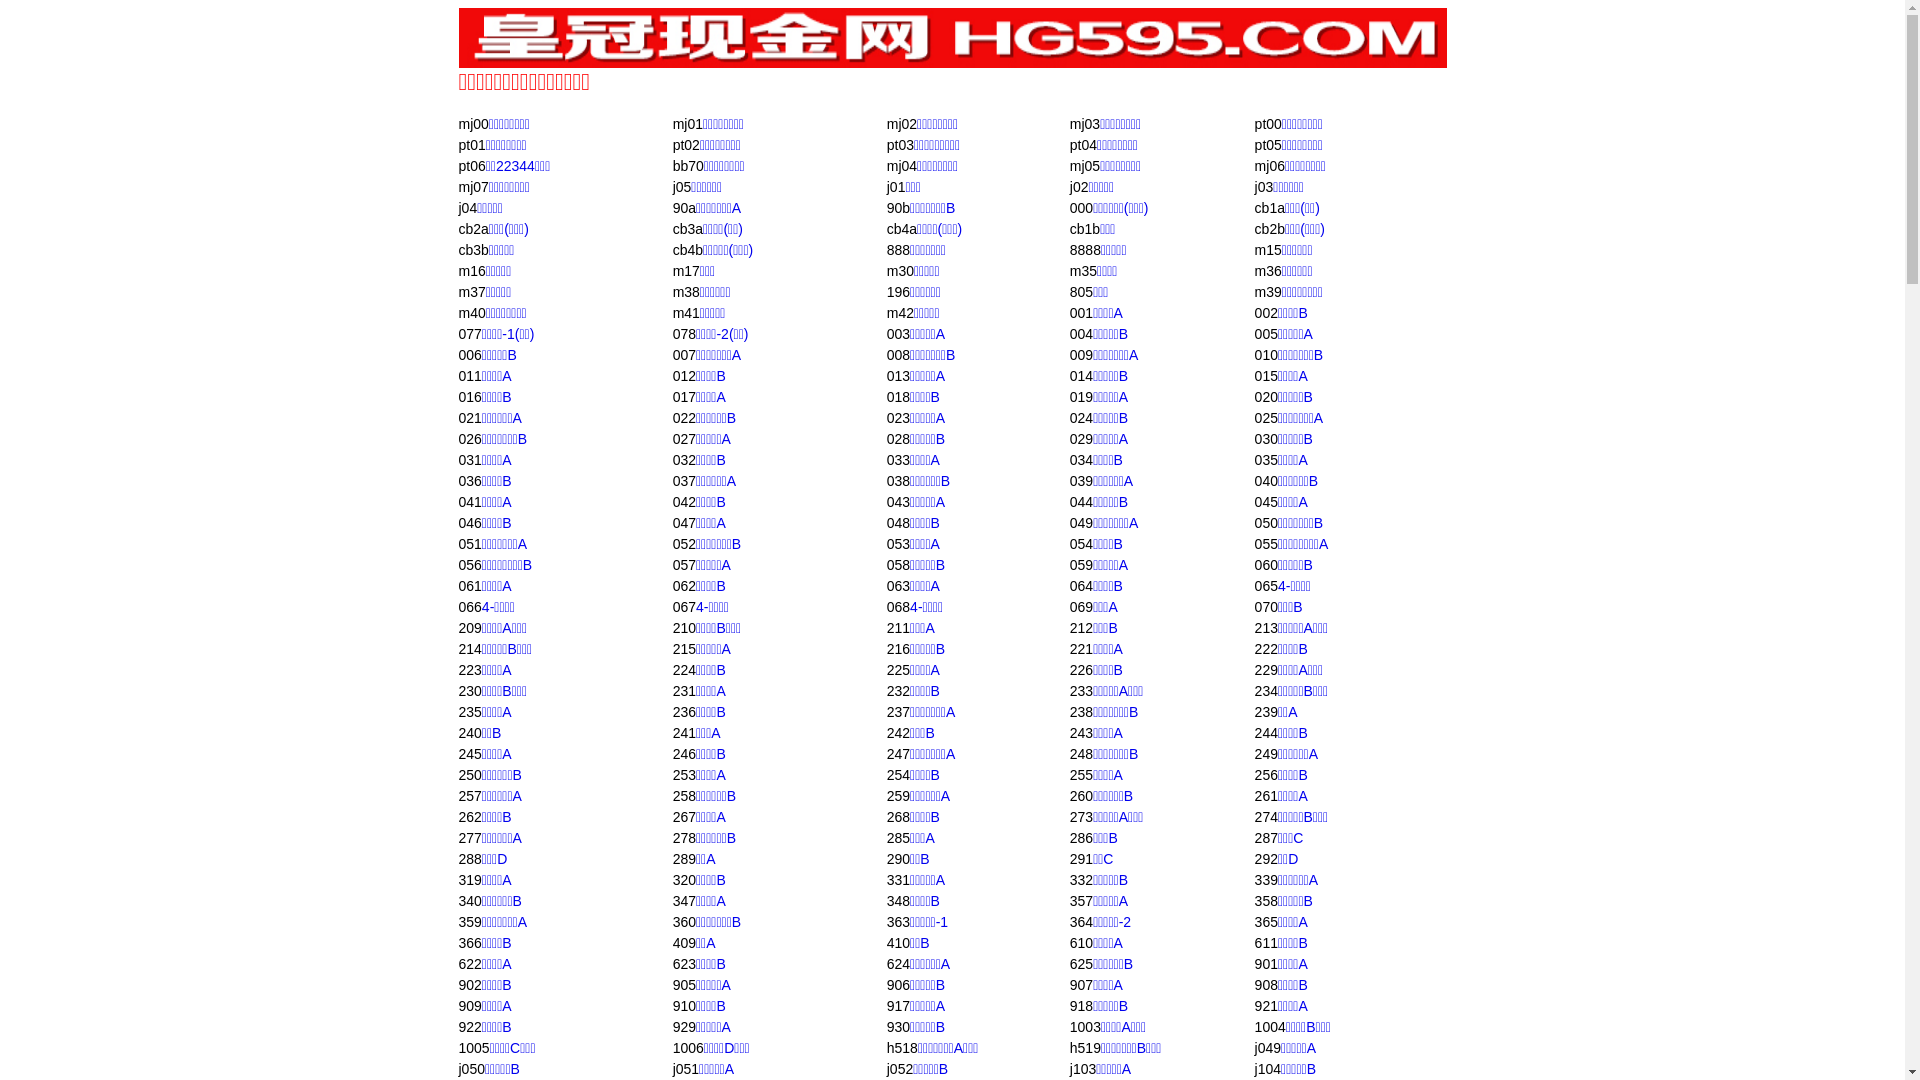 This screenshot has width=1920, height=1080. I want to click on 'm16', so click(470, 270).